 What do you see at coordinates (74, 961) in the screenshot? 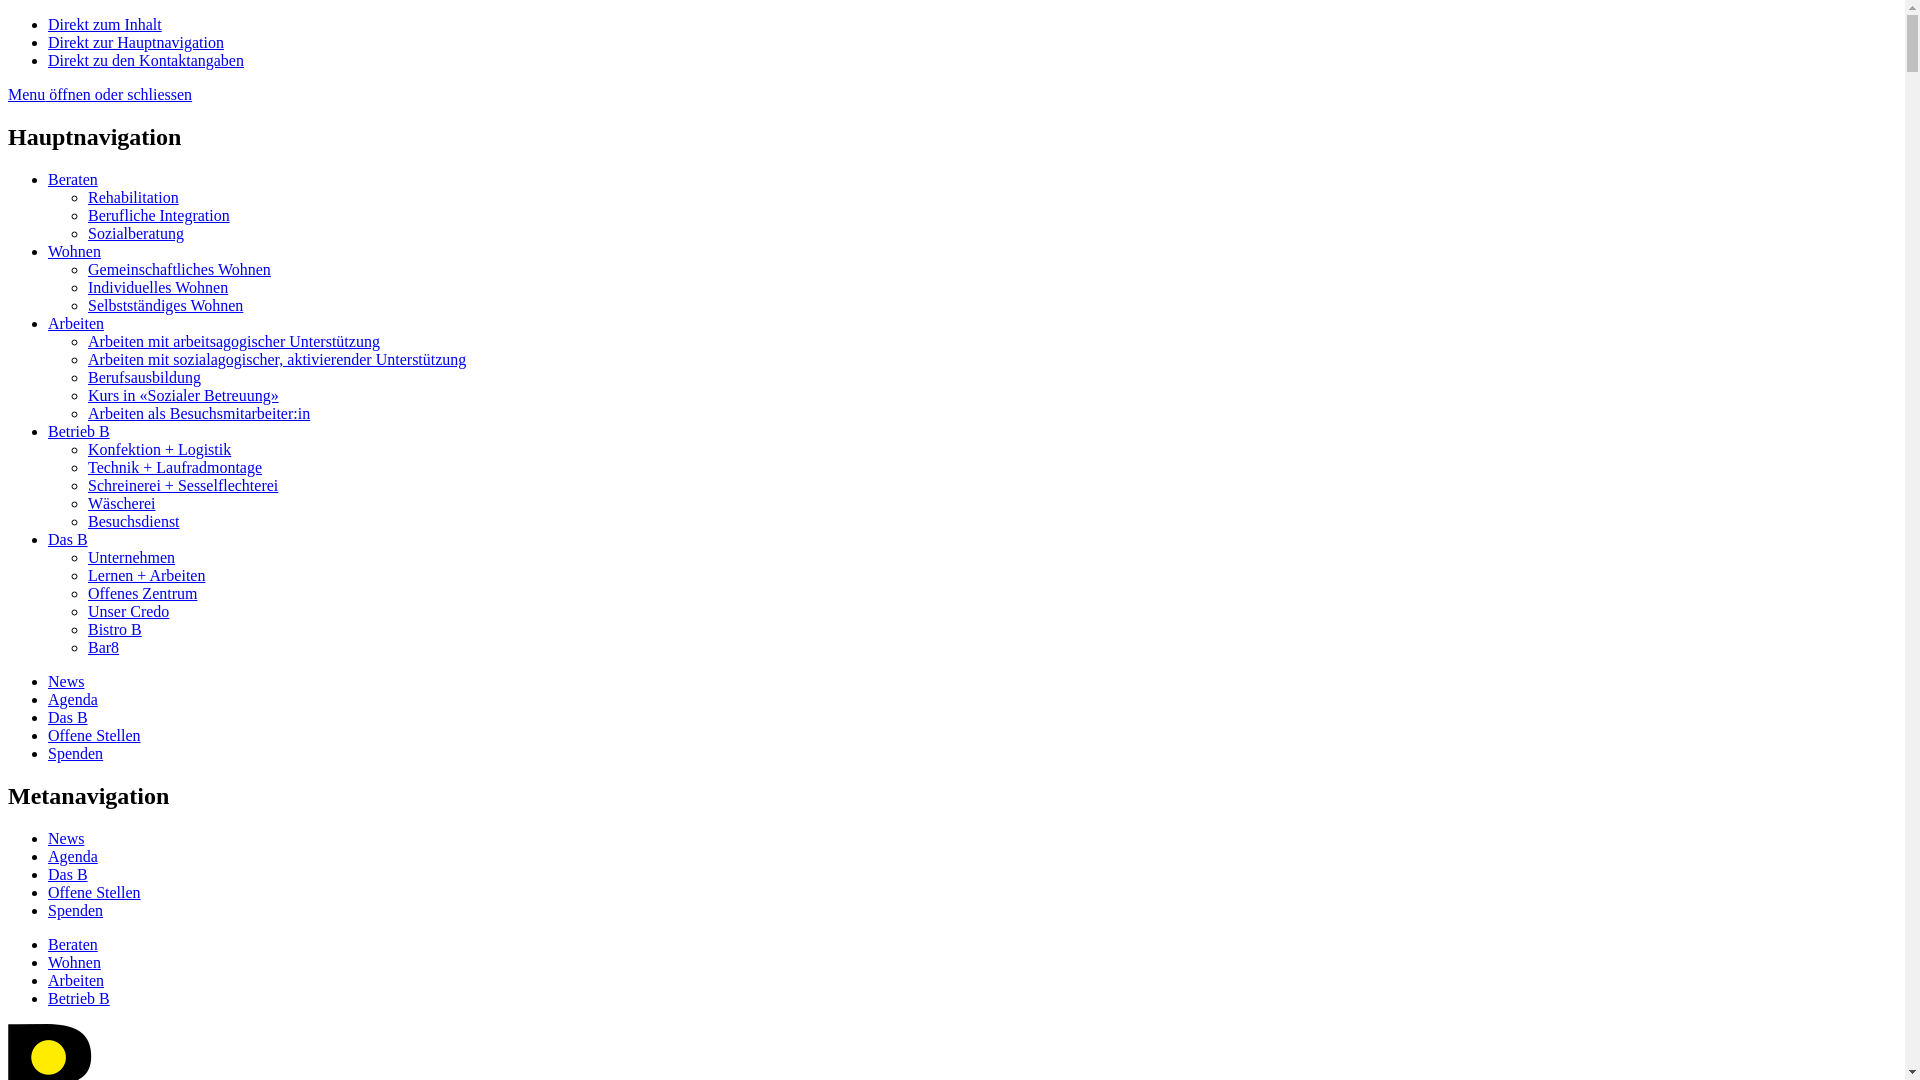
I see `'Wohnen'` at bounding box center [74, 961].